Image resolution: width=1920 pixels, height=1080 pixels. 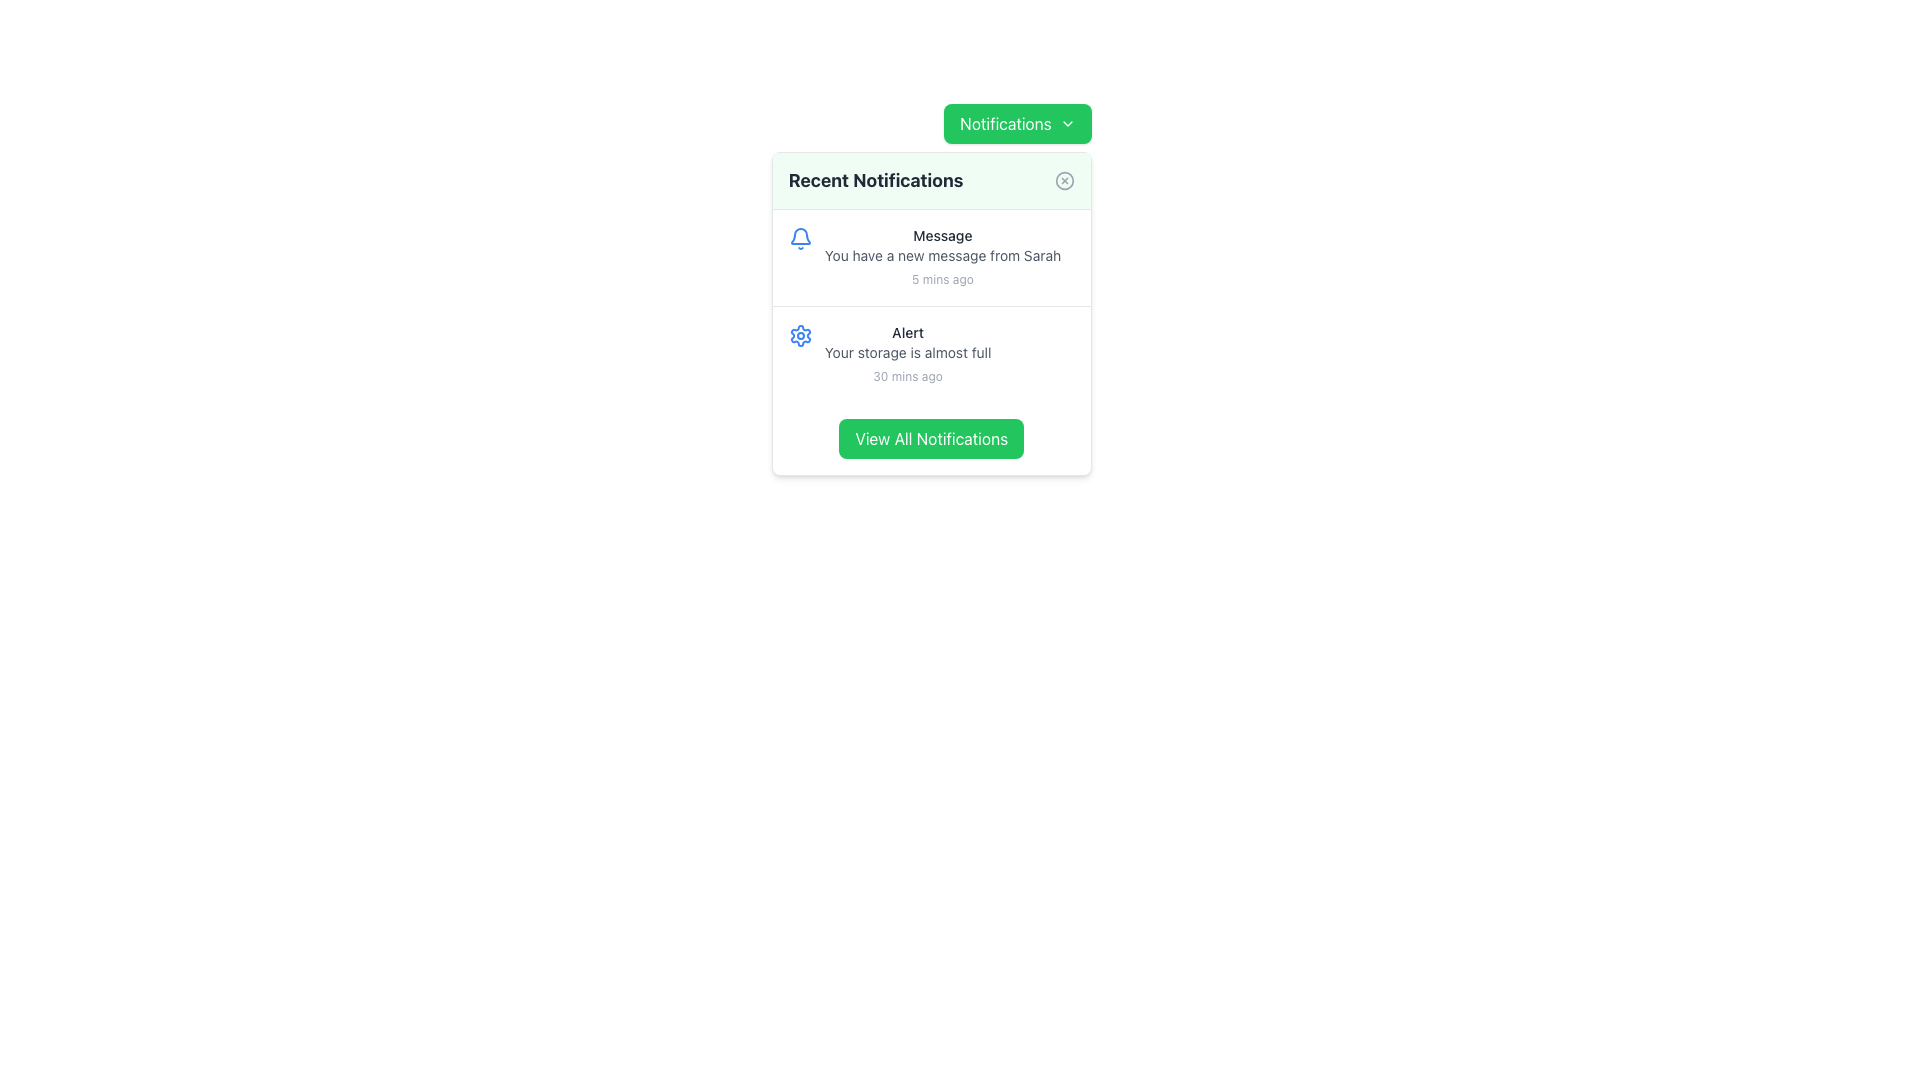 I want to click on the first notification item in the 'Recent Notifications' dropdown, which features a blue bell icon, a bold title 'Message', a subtitle 'You have a new message from Sarah', and a timestamp '5 mins ago', so click(x=930, y=257).